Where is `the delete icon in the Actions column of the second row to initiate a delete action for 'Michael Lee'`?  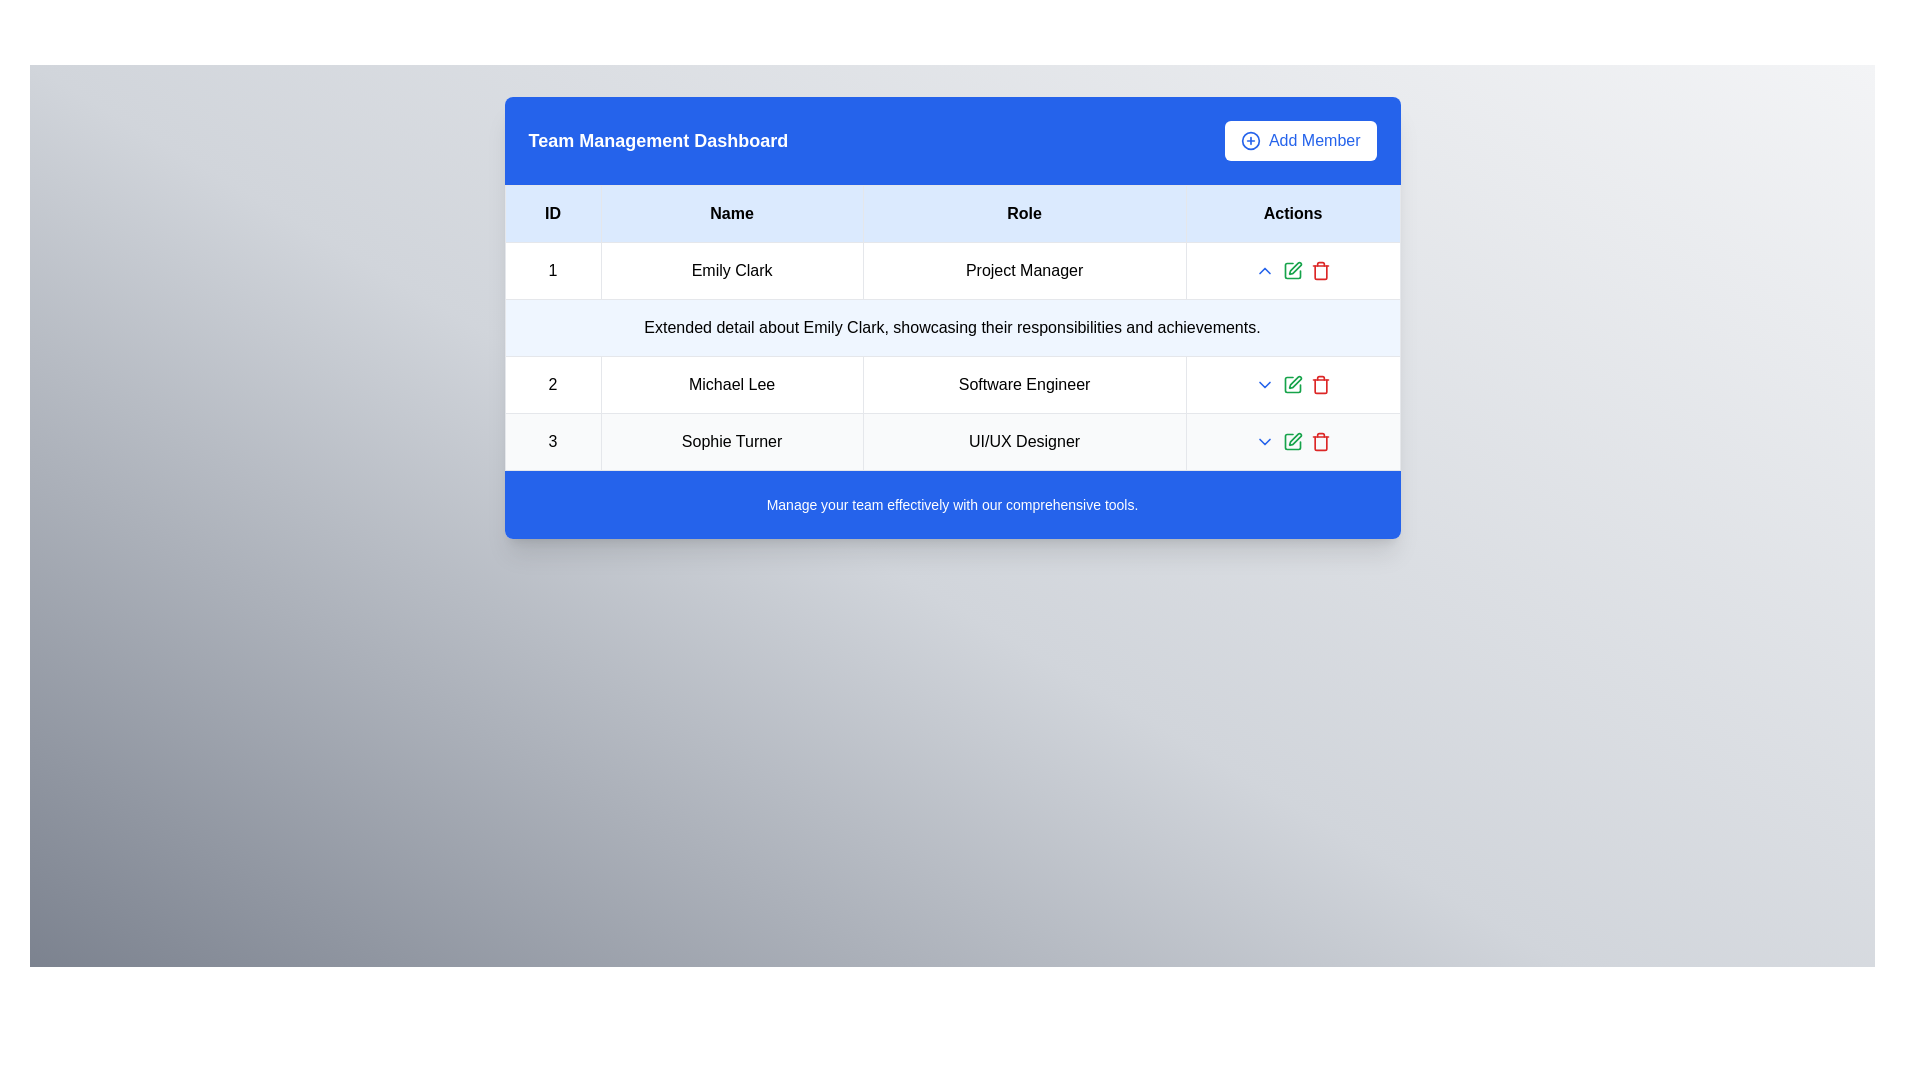 the delete icon in the Actions column of the second row to initiate a delete action for 'Michael Lee' is located at coordinates (1320, 385).